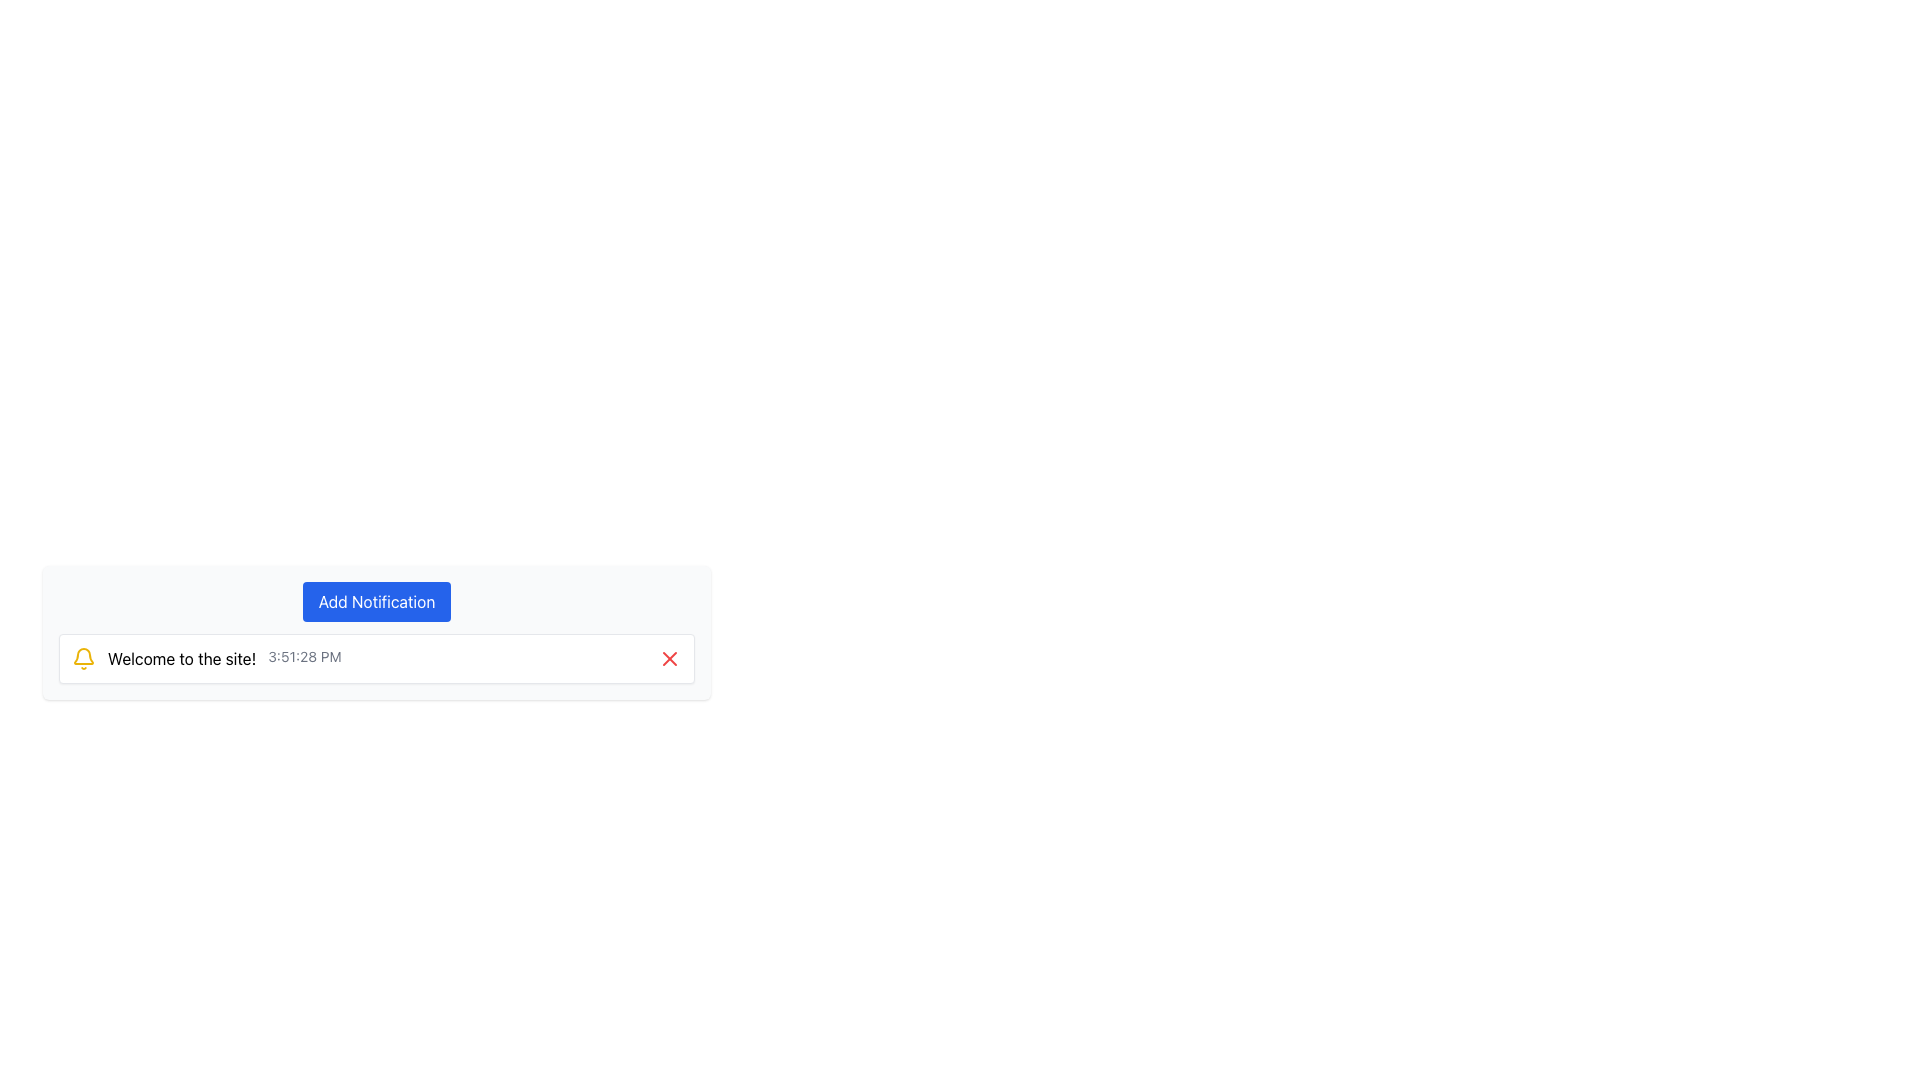 The height and width of the screenshot is (1080, 1920). I want to click on the red circular 'close' icon with an 'X' symbol, so click(670, 659).